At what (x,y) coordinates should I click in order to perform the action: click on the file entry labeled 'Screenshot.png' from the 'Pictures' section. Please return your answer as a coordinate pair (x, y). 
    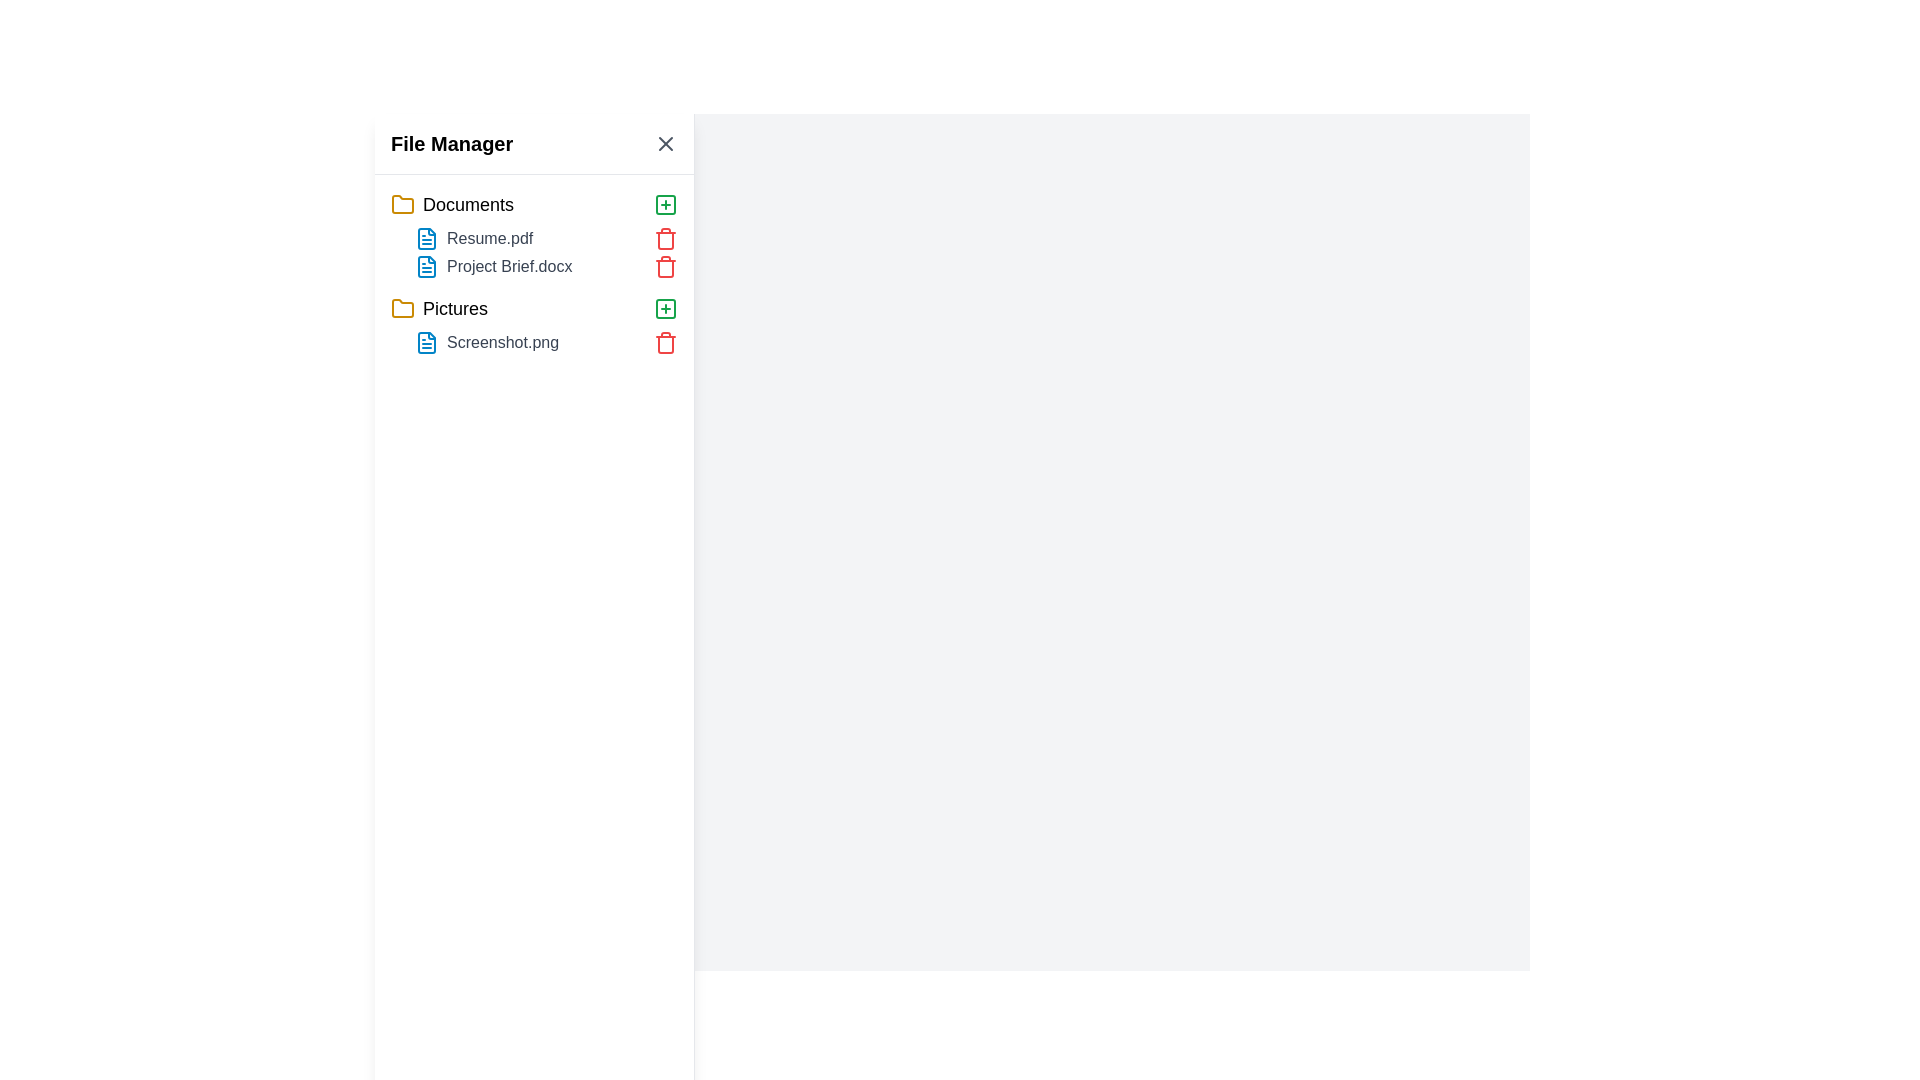
    Looking at the image, I should click on (534, 323).